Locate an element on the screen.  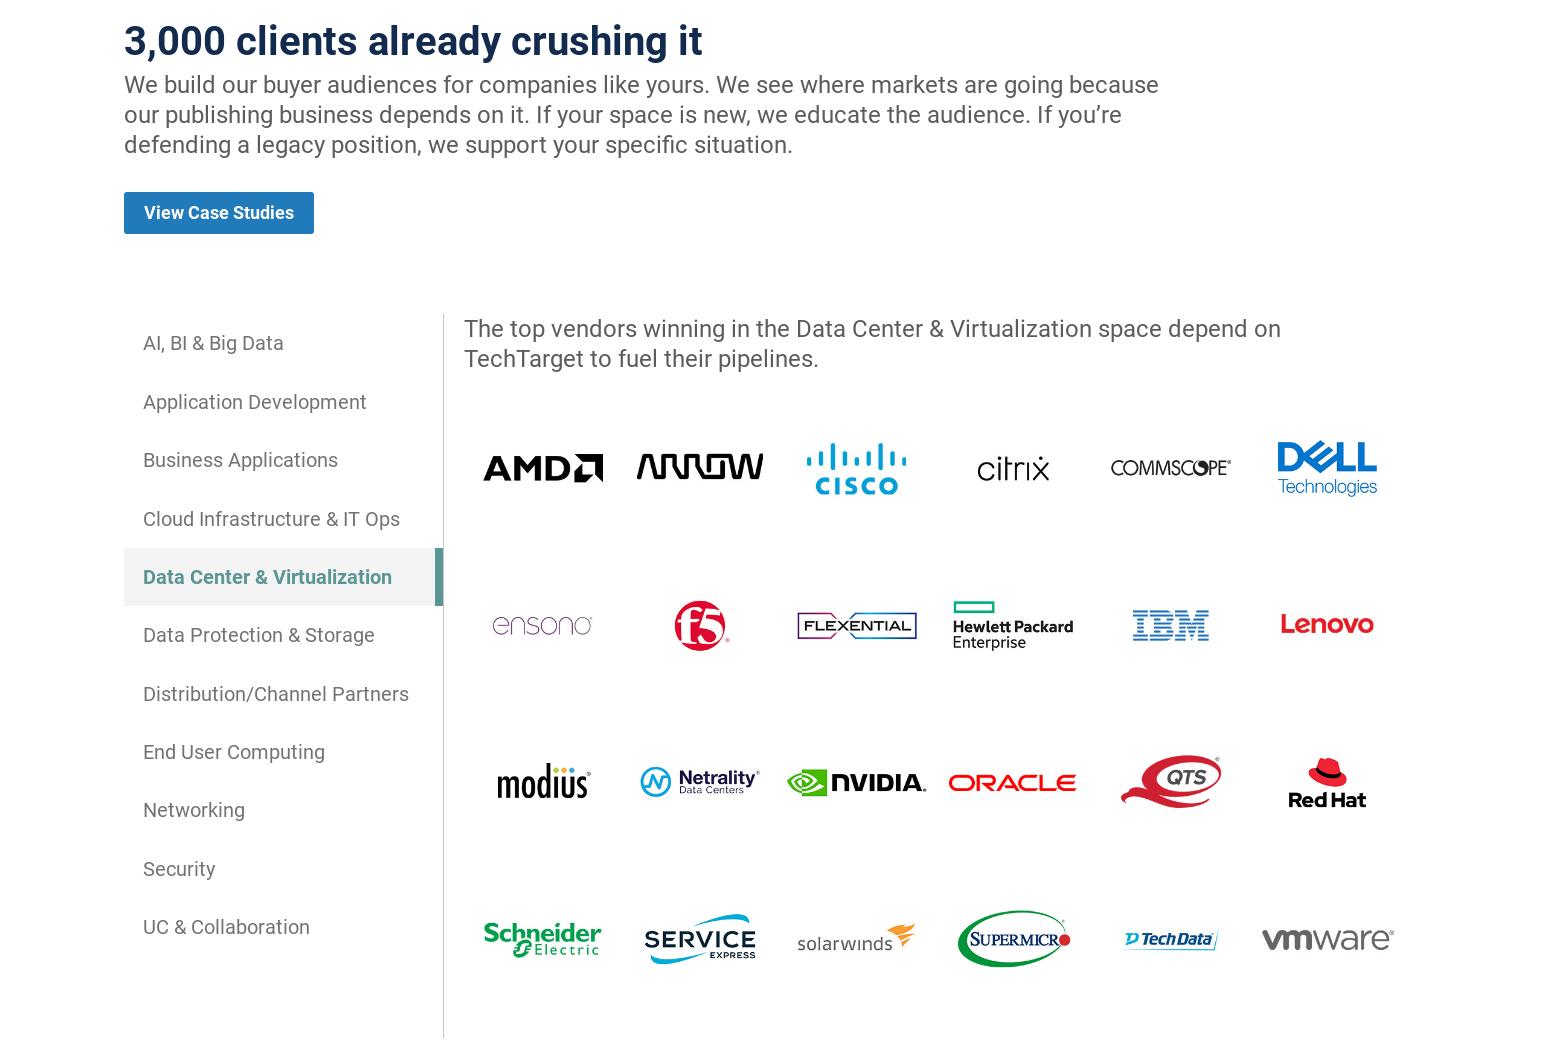
'Distribution/Channel Partners' is located at coordinates (143, 692).